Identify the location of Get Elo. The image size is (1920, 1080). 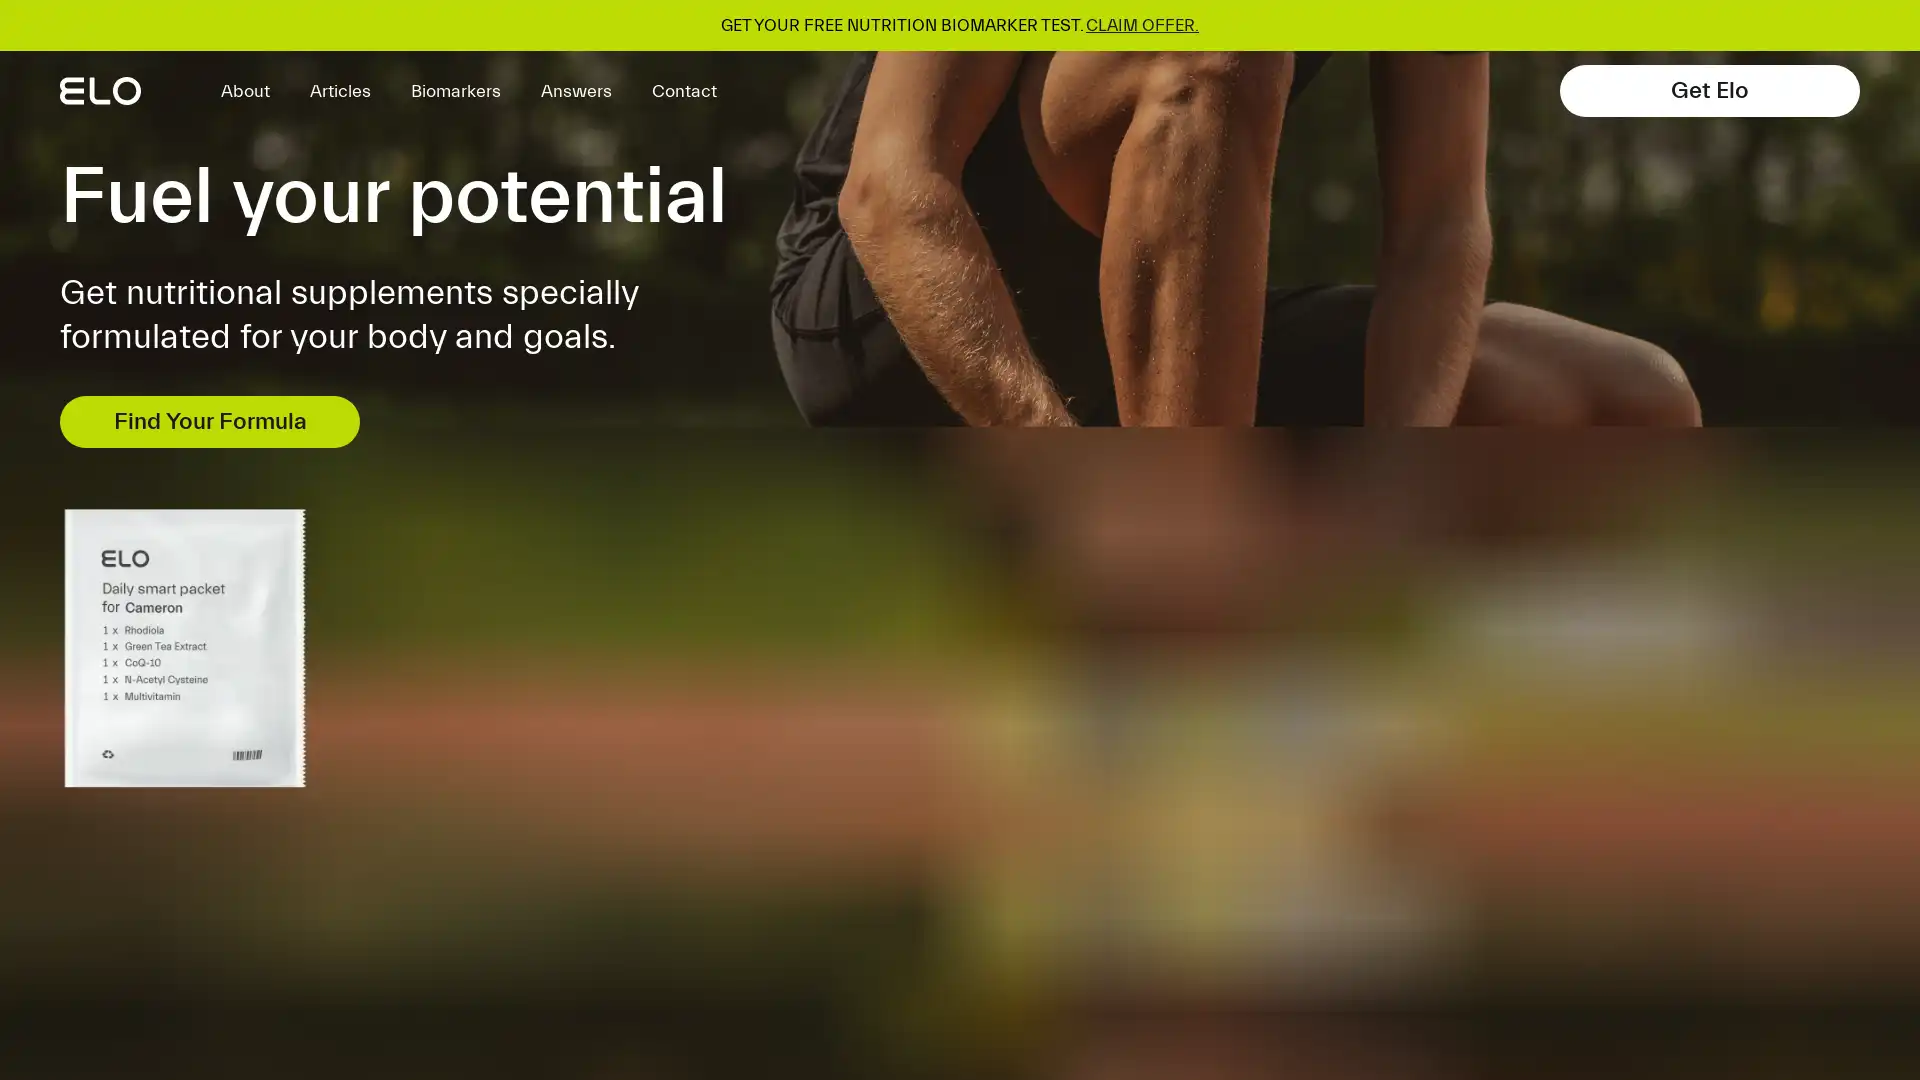
(1708, 91).